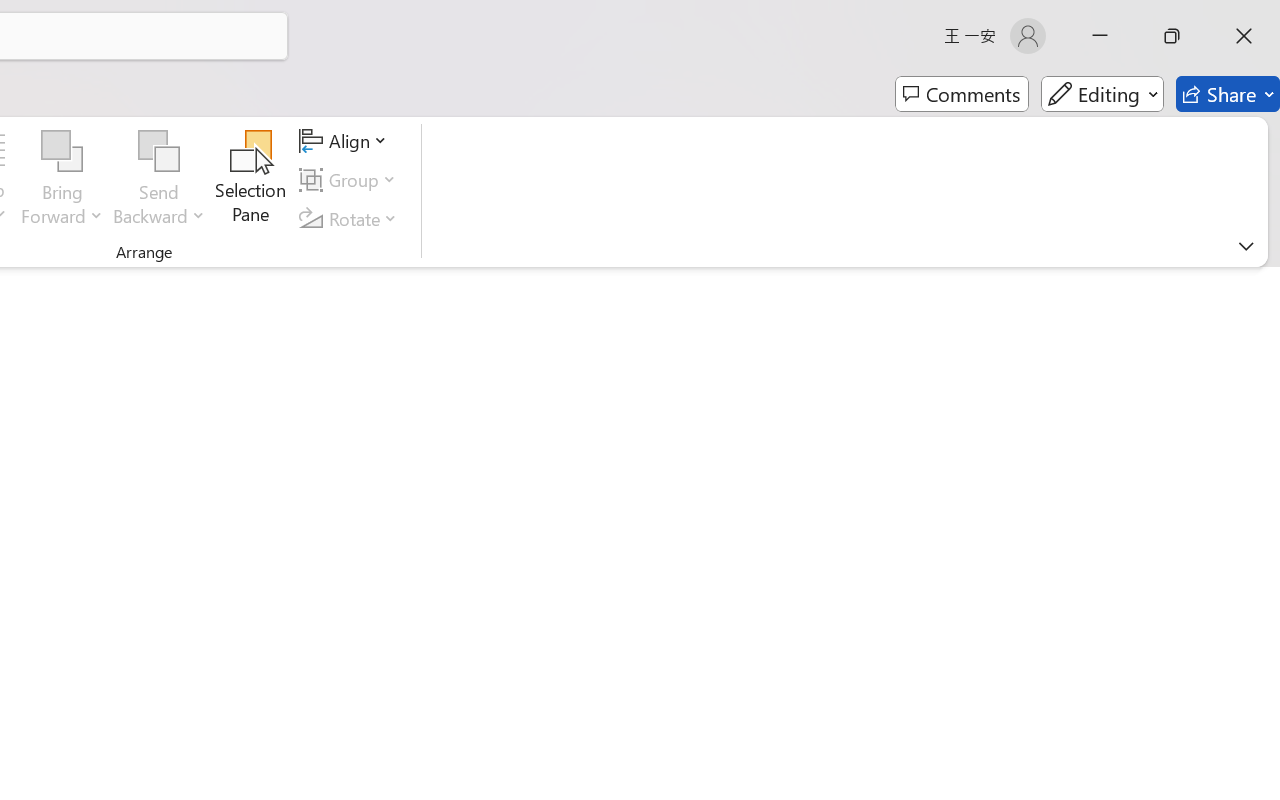  I want to click on 'Share', so click(1227, 94).